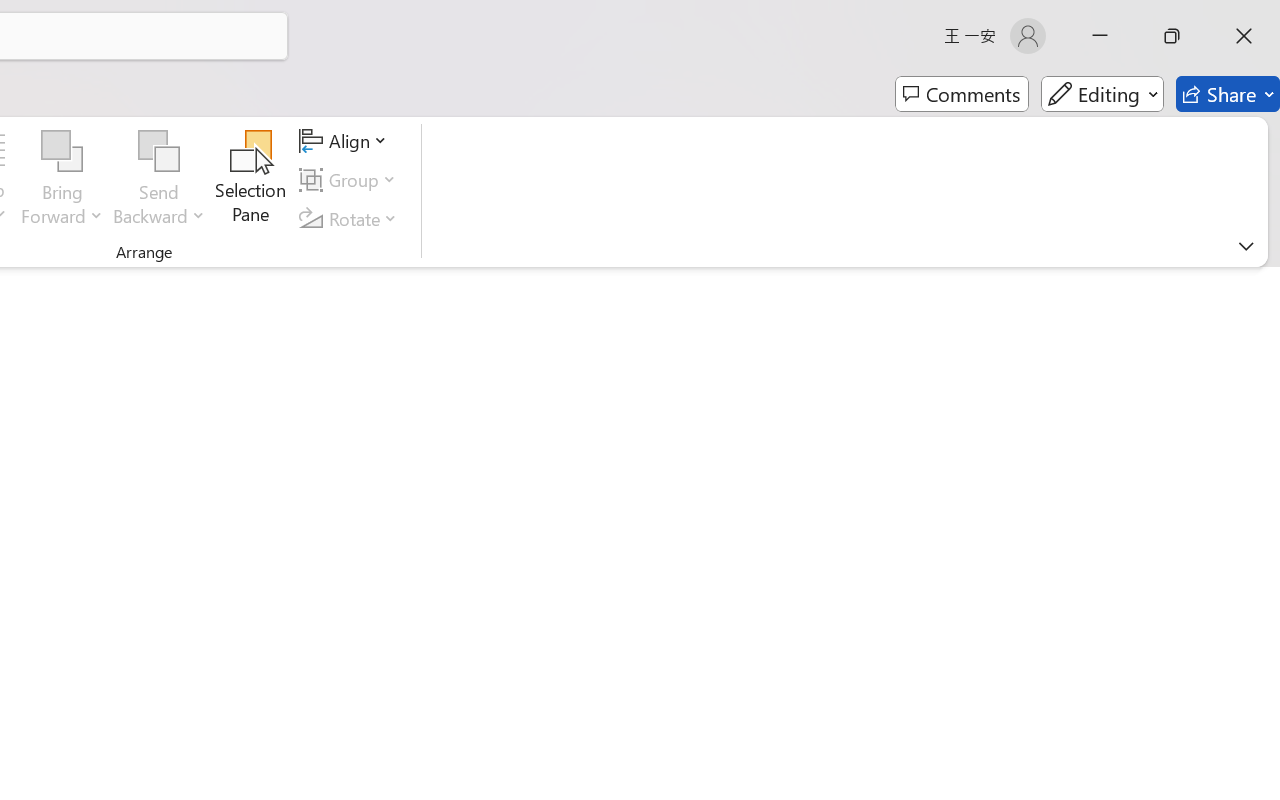  I want to click on 'Share', so click(1227, 94).